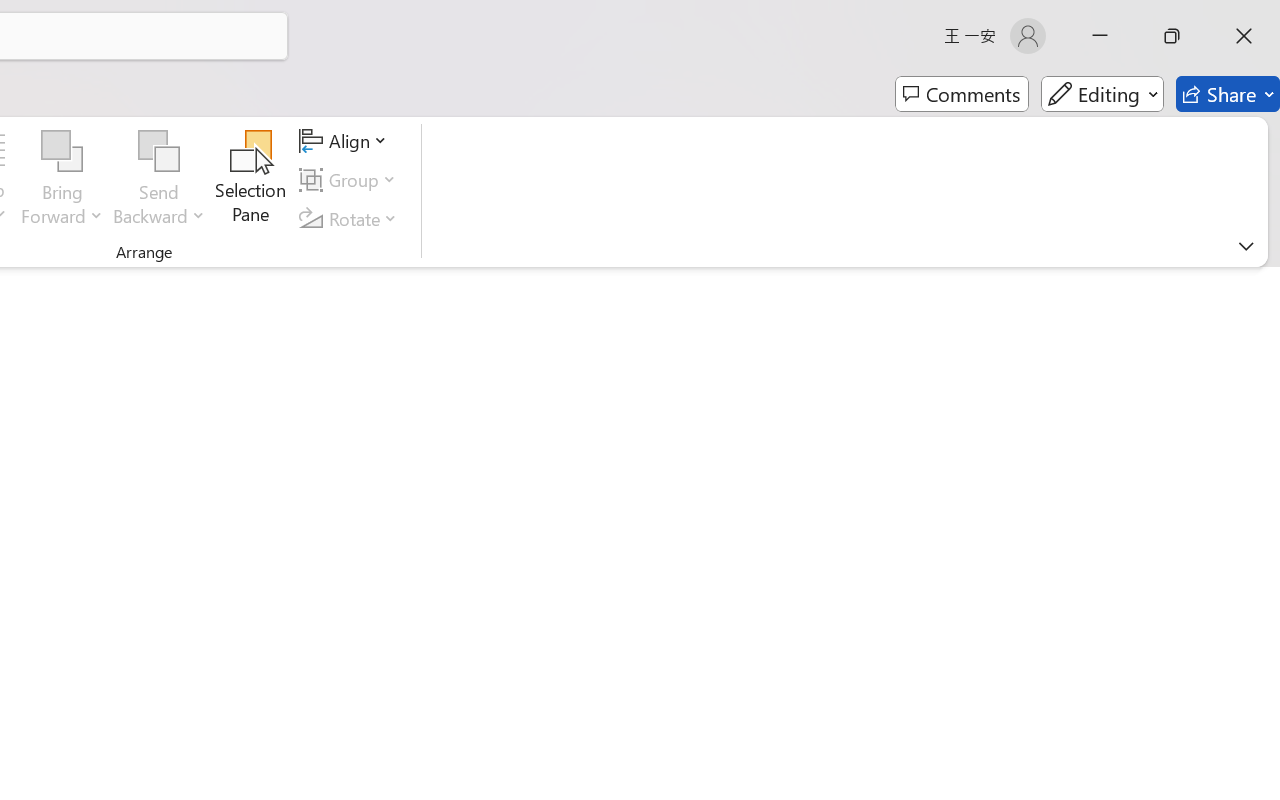  I want to click on 'Share', so click(1227, 94).